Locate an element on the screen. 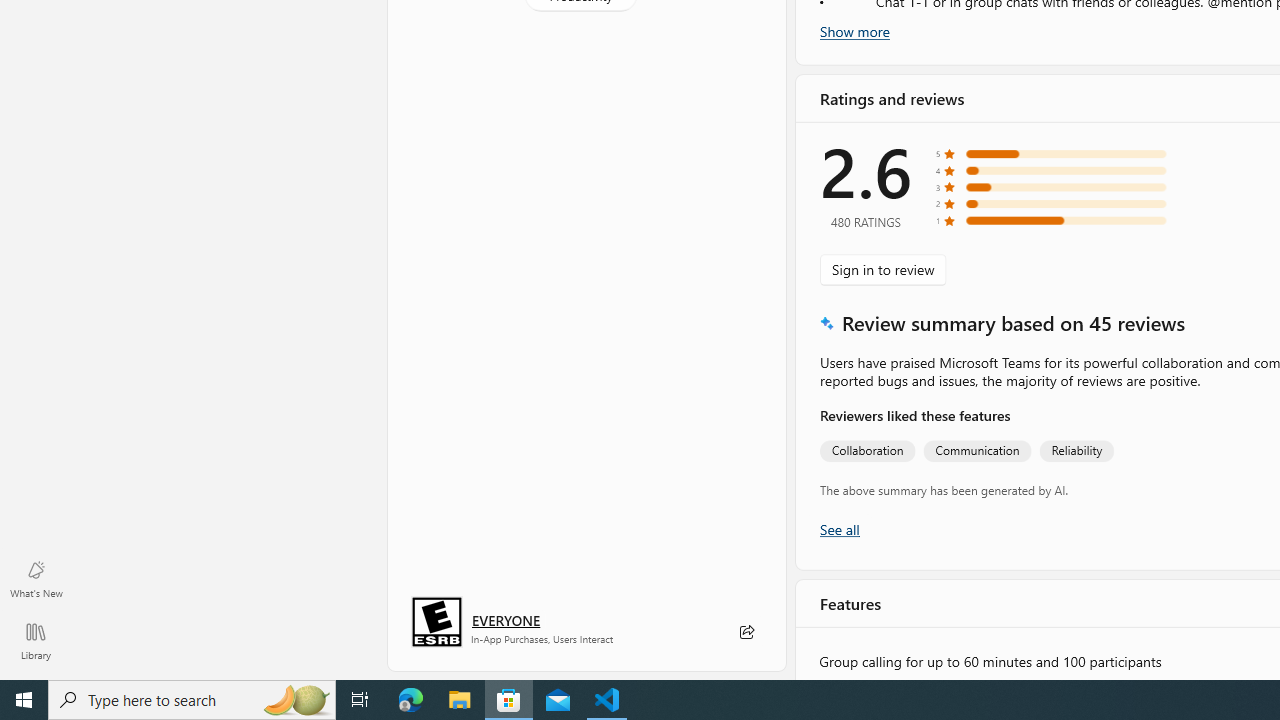 The image size is (1280, 720). 'Show all ratings and reviews' is located at coordinates (839, 528).